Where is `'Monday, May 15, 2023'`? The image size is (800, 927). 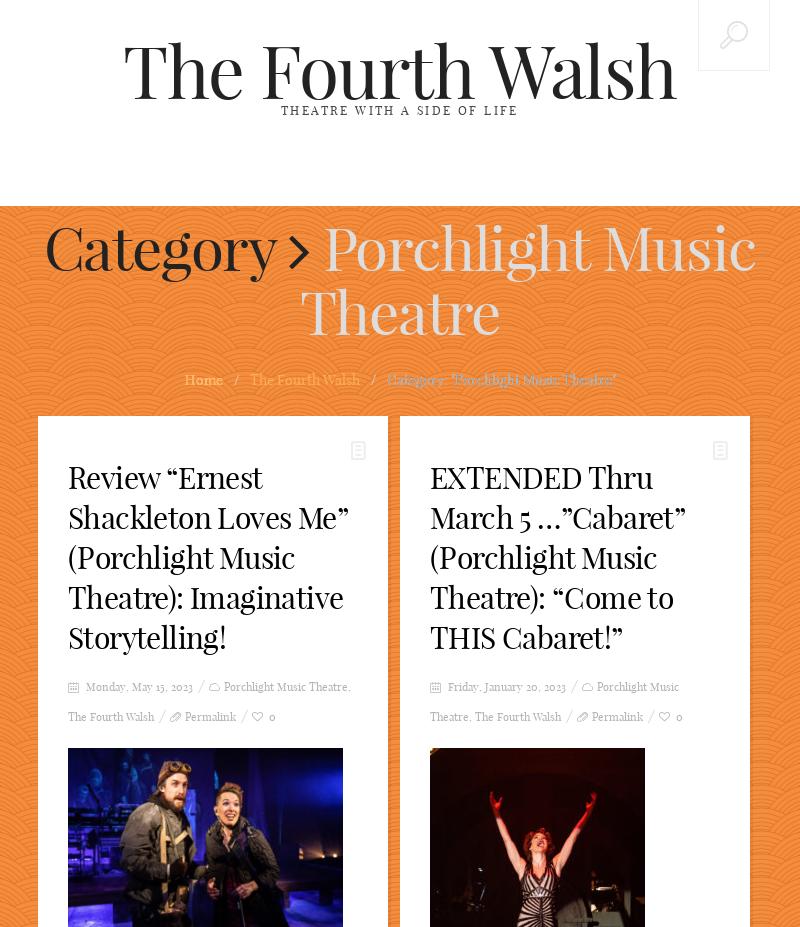 'Monday, May 15, 2023' is located at coordinates (82, 686).